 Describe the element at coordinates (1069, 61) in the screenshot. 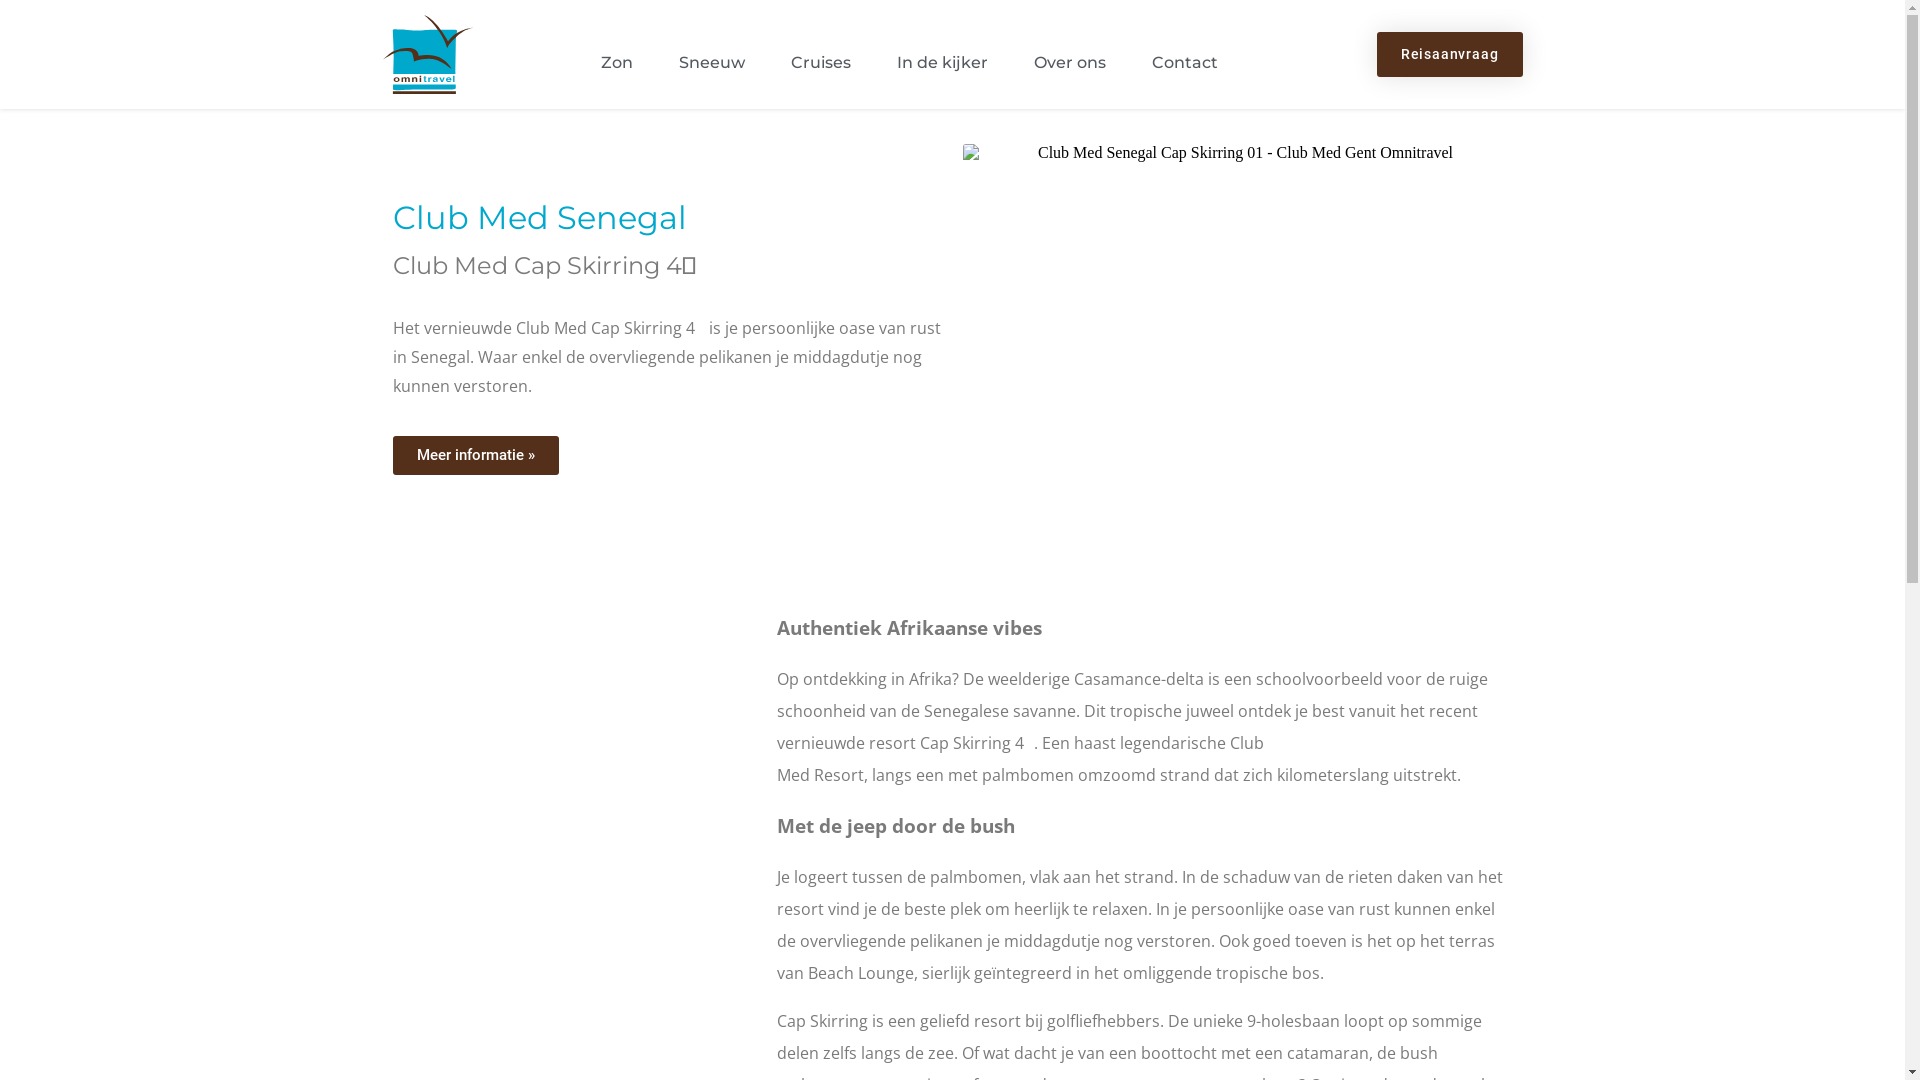

I see `'Over ons'` at that location.